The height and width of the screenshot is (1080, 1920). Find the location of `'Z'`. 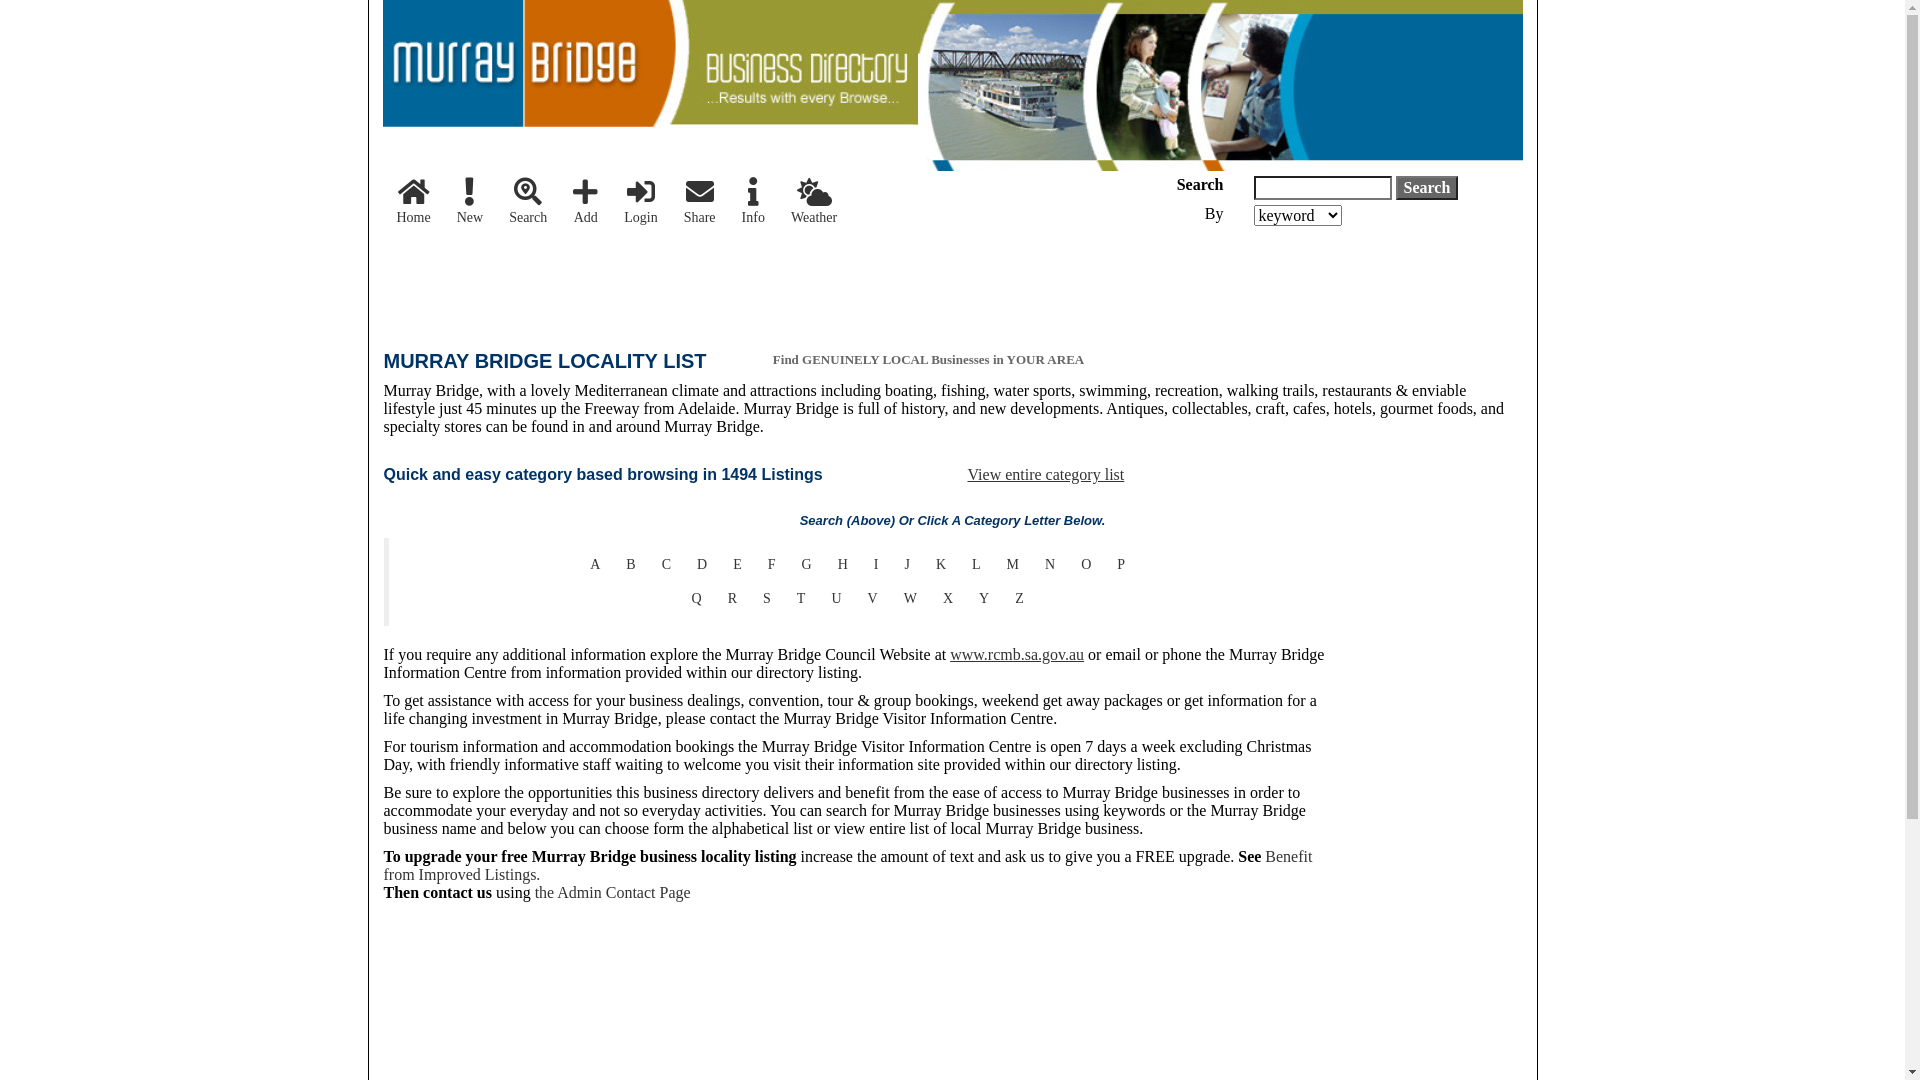

'Z' is located at coordinates (1019, 597).